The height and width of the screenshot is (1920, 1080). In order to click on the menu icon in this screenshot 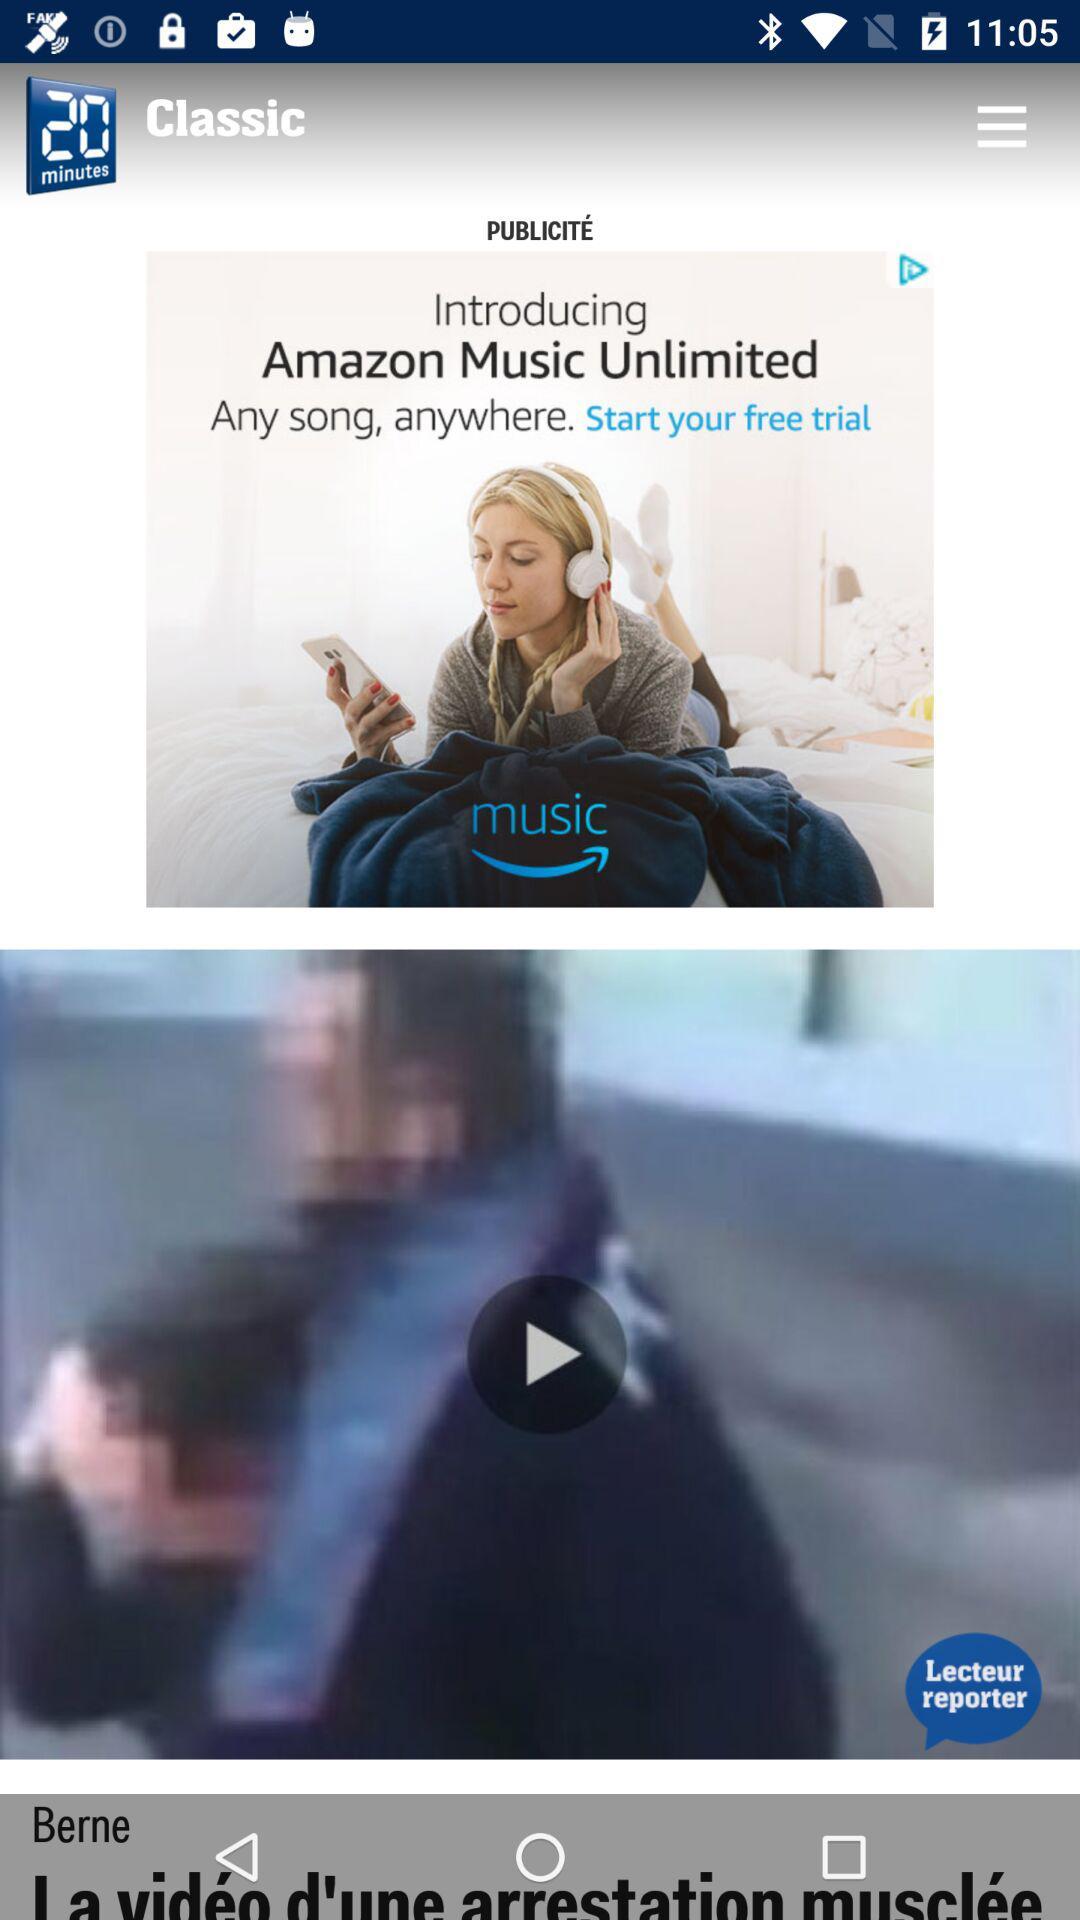, I will do `click(1001, 124)`.